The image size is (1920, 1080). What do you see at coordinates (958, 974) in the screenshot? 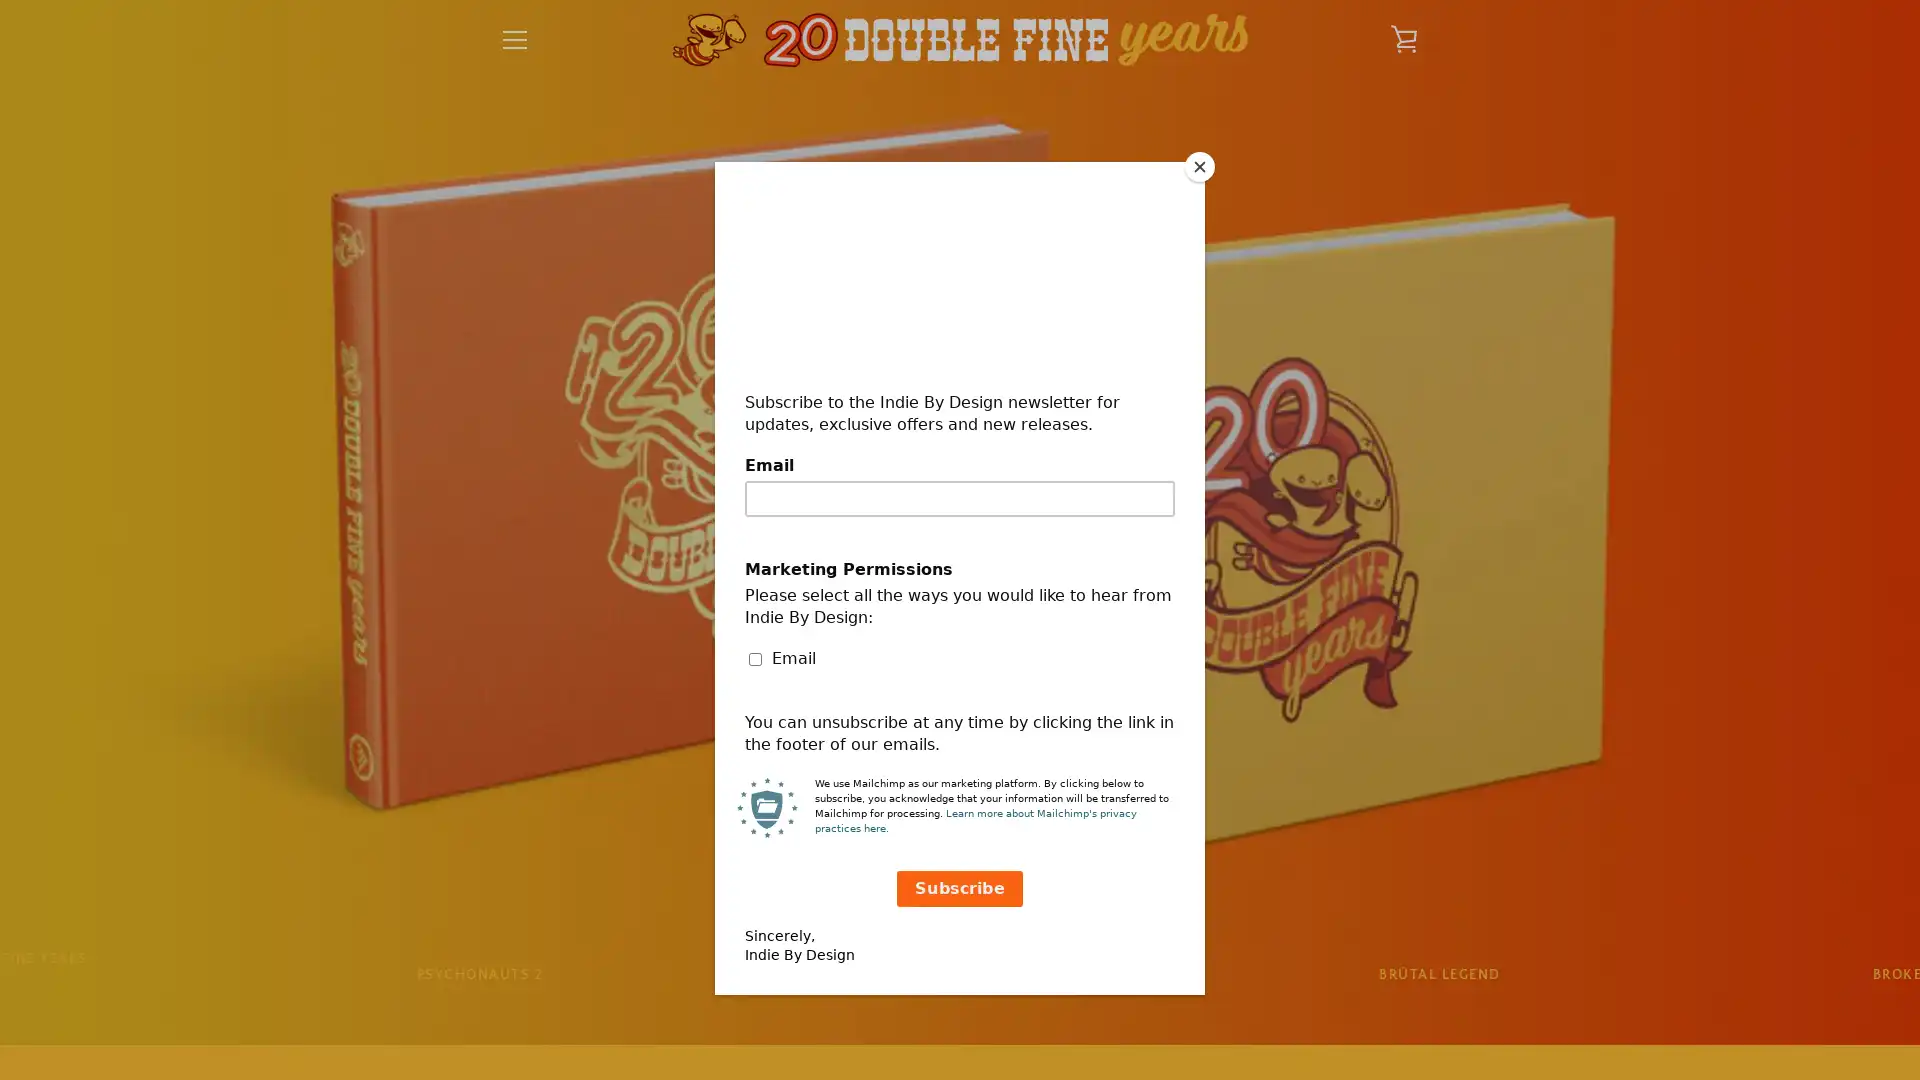
I see `SLIDE 3 GRIM FANDANGO` at bounding box center [958, 974].